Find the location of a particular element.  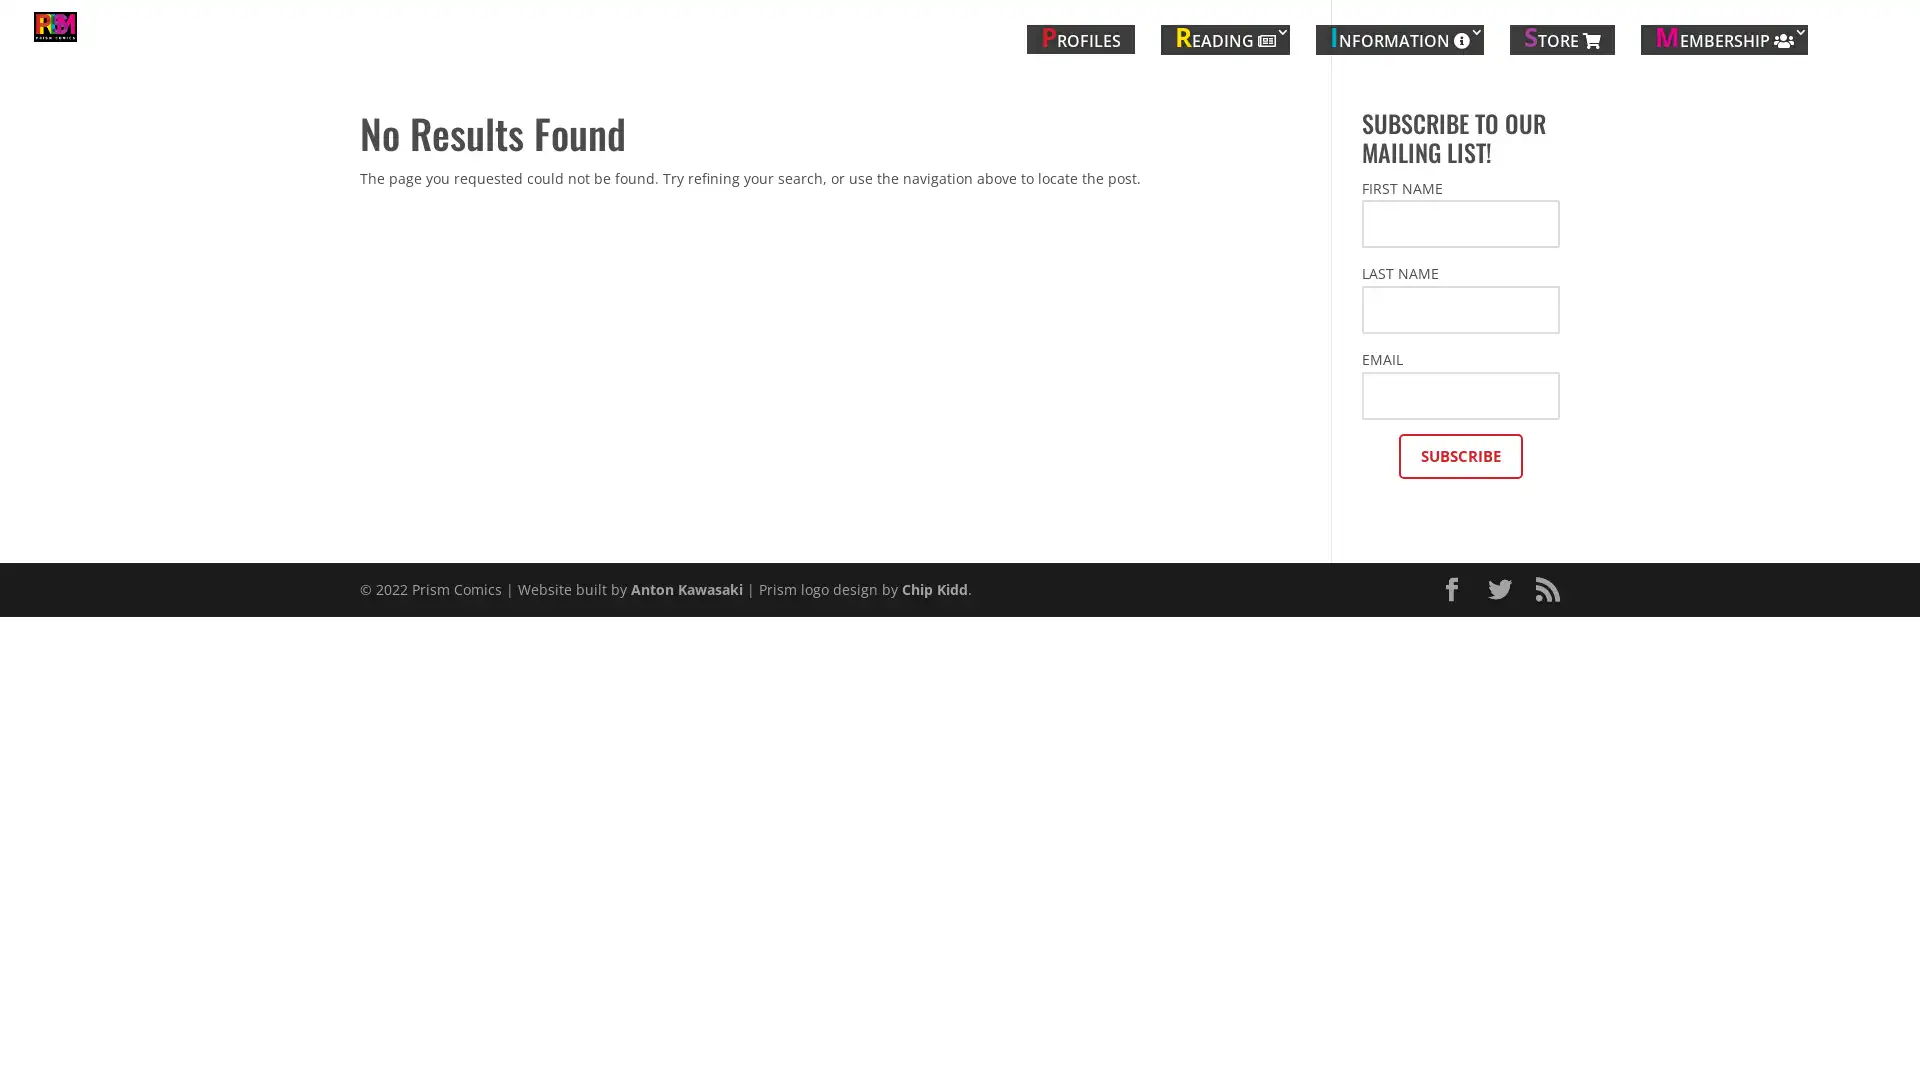

SUBSCRIBE is located at coordinates (1460, 461).